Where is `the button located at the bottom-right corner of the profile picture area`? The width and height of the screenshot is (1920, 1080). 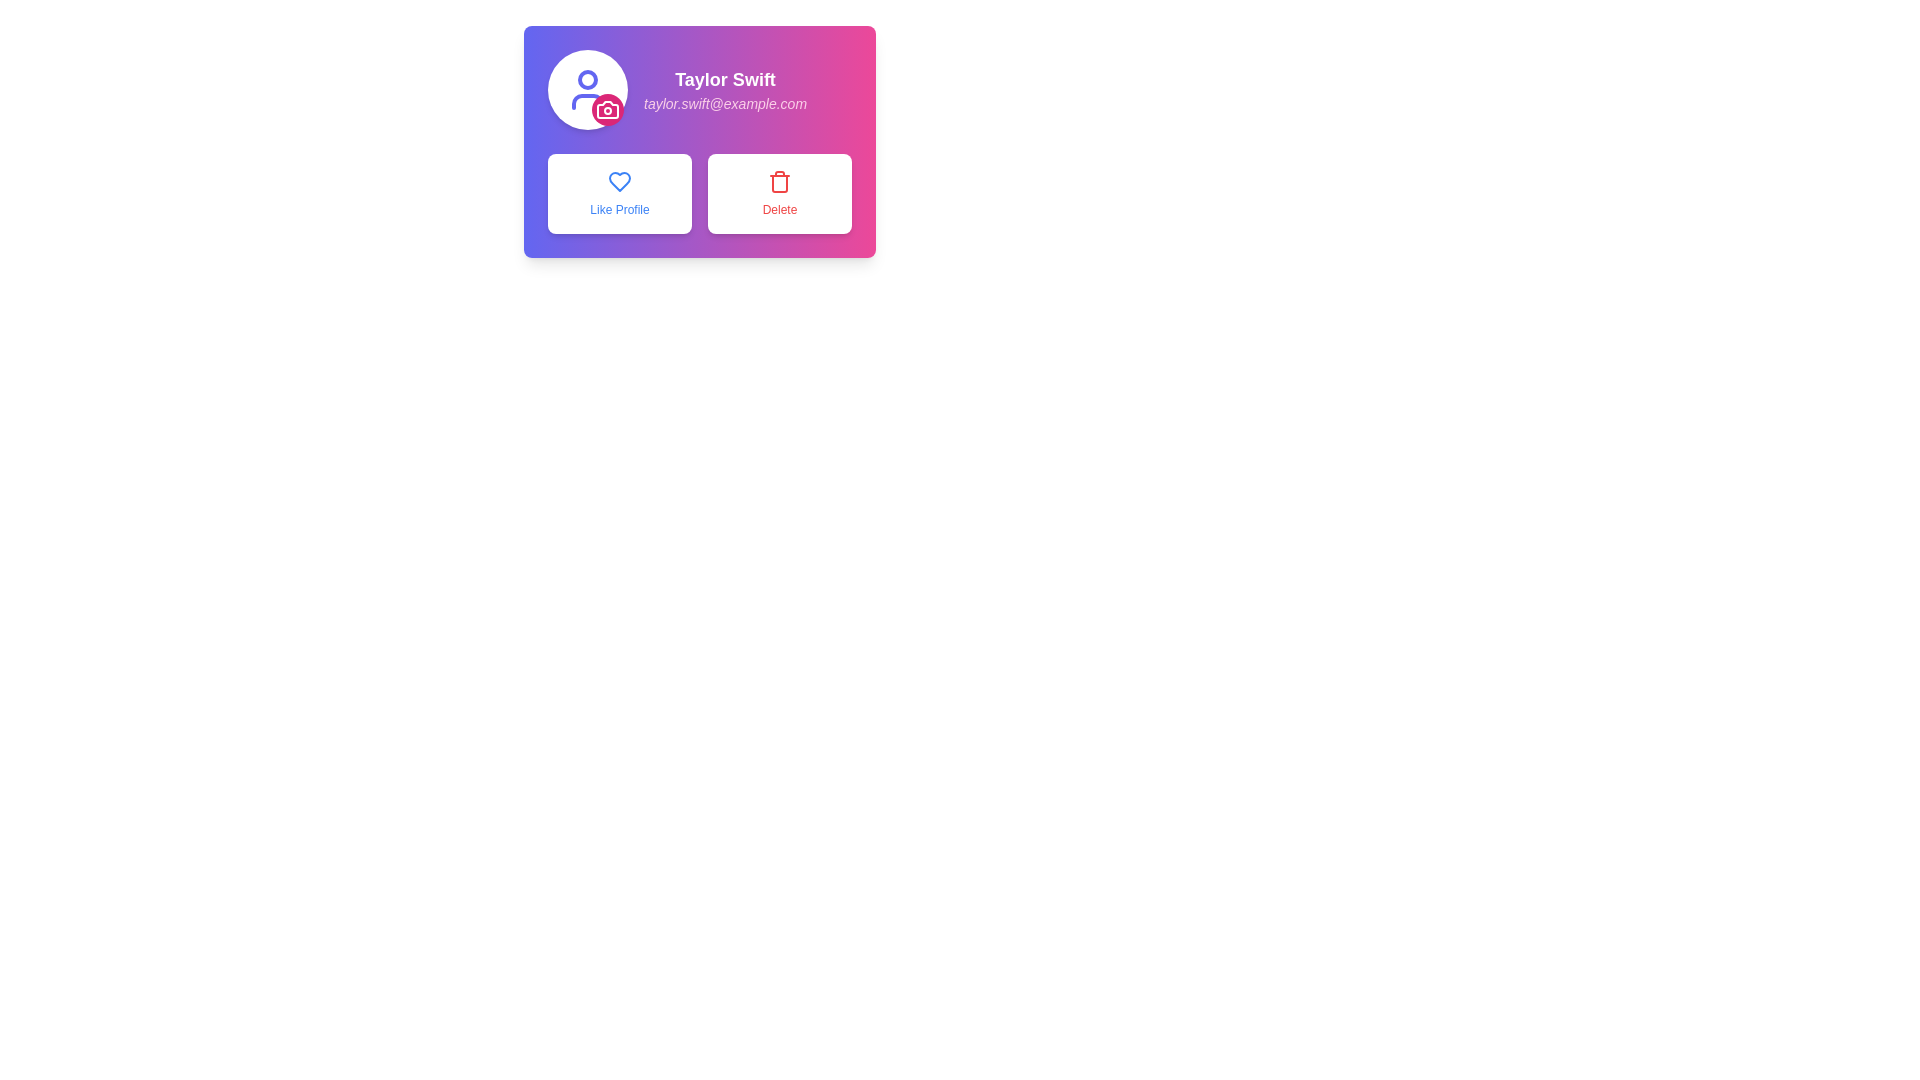
the button located at the bottom-right corner of the profile picture area is located at coordinates (607, 110).